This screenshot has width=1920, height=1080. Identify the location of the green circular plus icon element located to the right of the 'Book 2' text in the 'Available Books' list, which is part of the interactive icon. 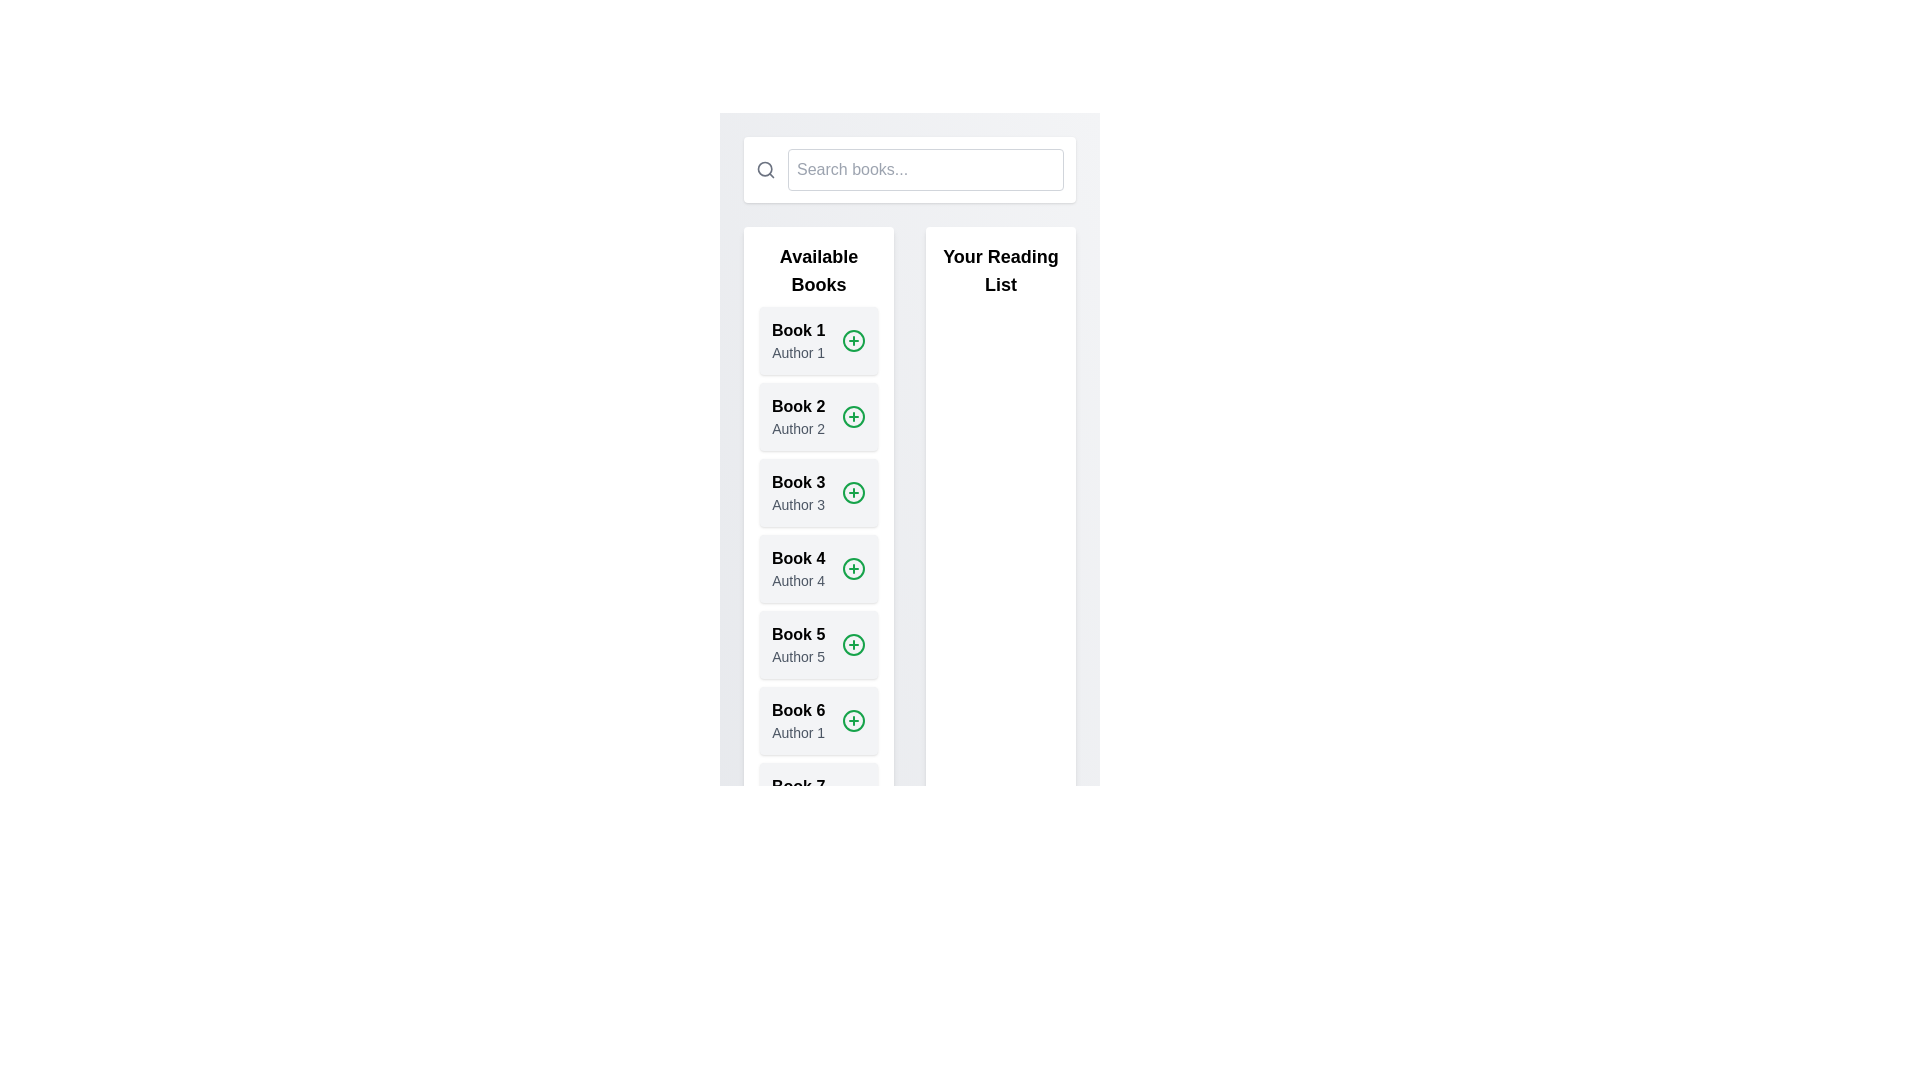
(854, 415).